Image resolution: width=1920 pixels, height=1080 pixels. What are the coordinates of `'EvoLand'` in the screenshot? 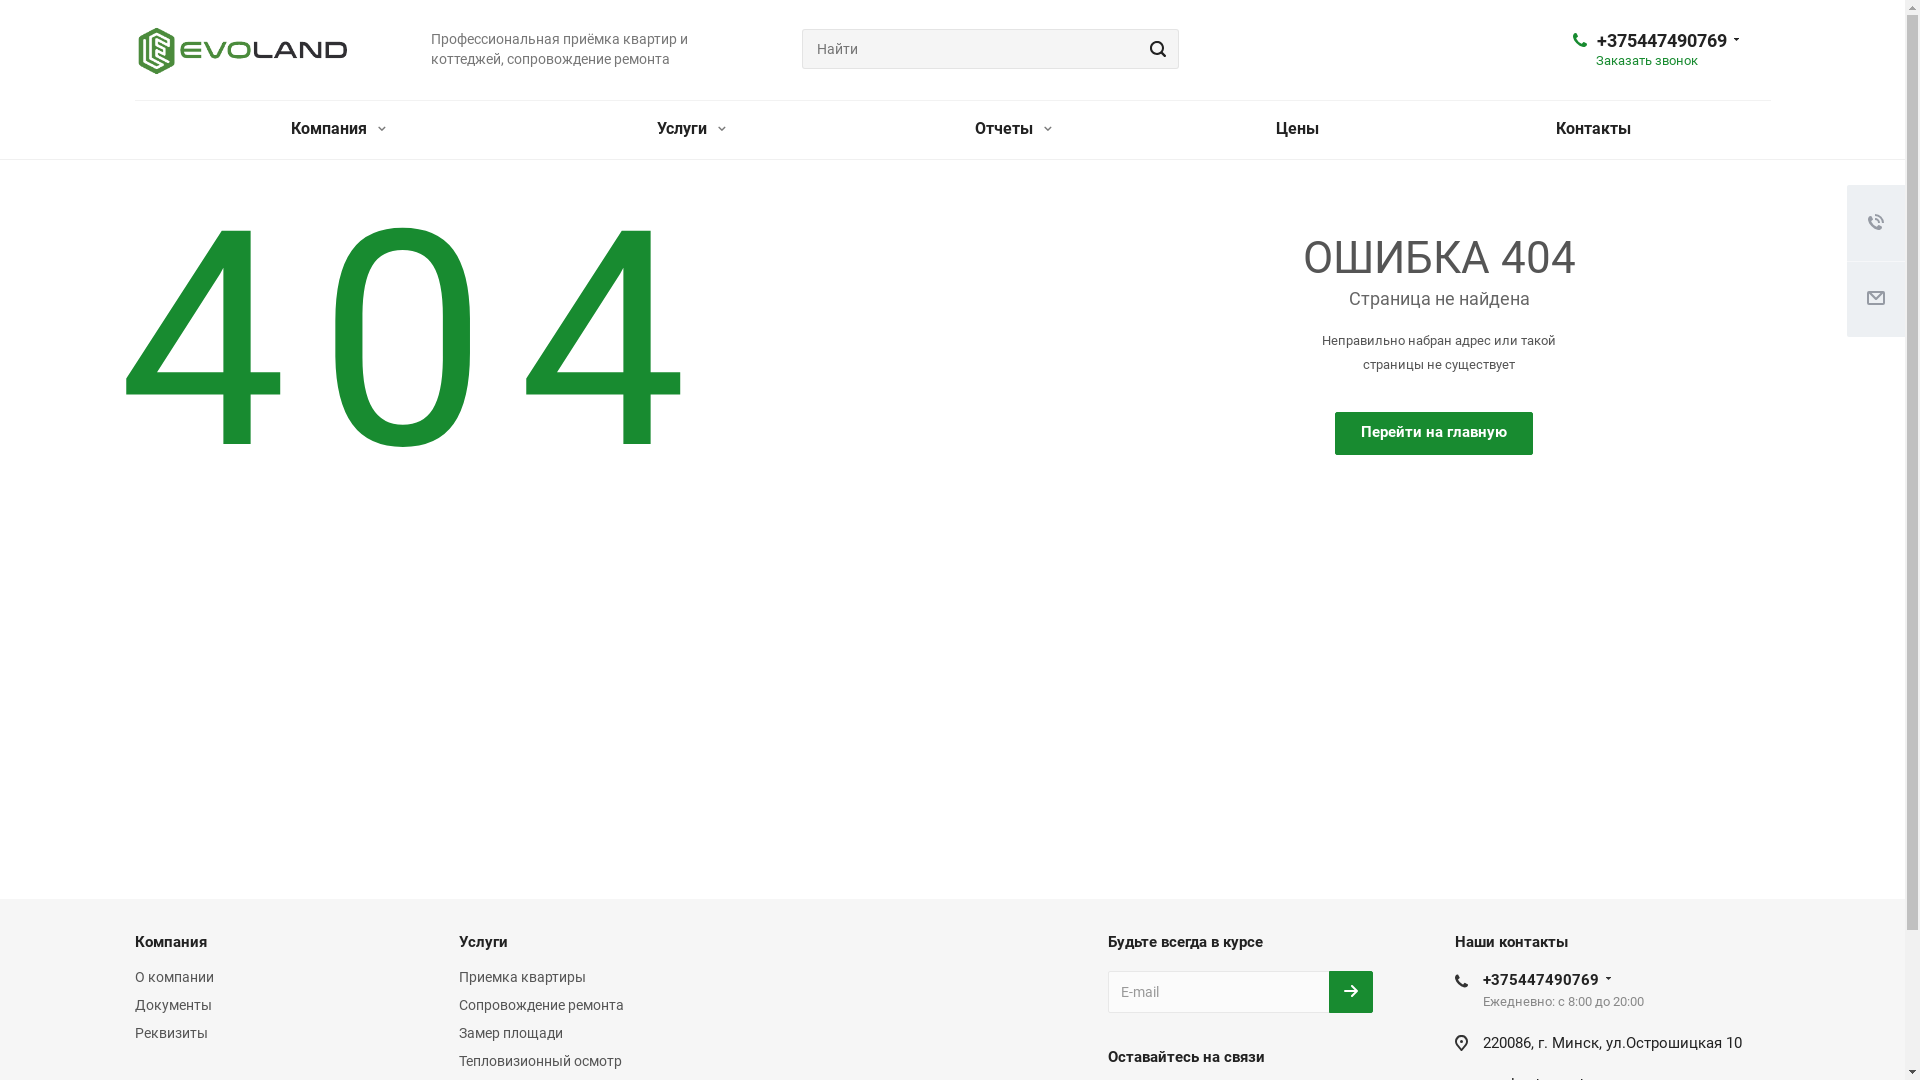 It's located at (240, 49).